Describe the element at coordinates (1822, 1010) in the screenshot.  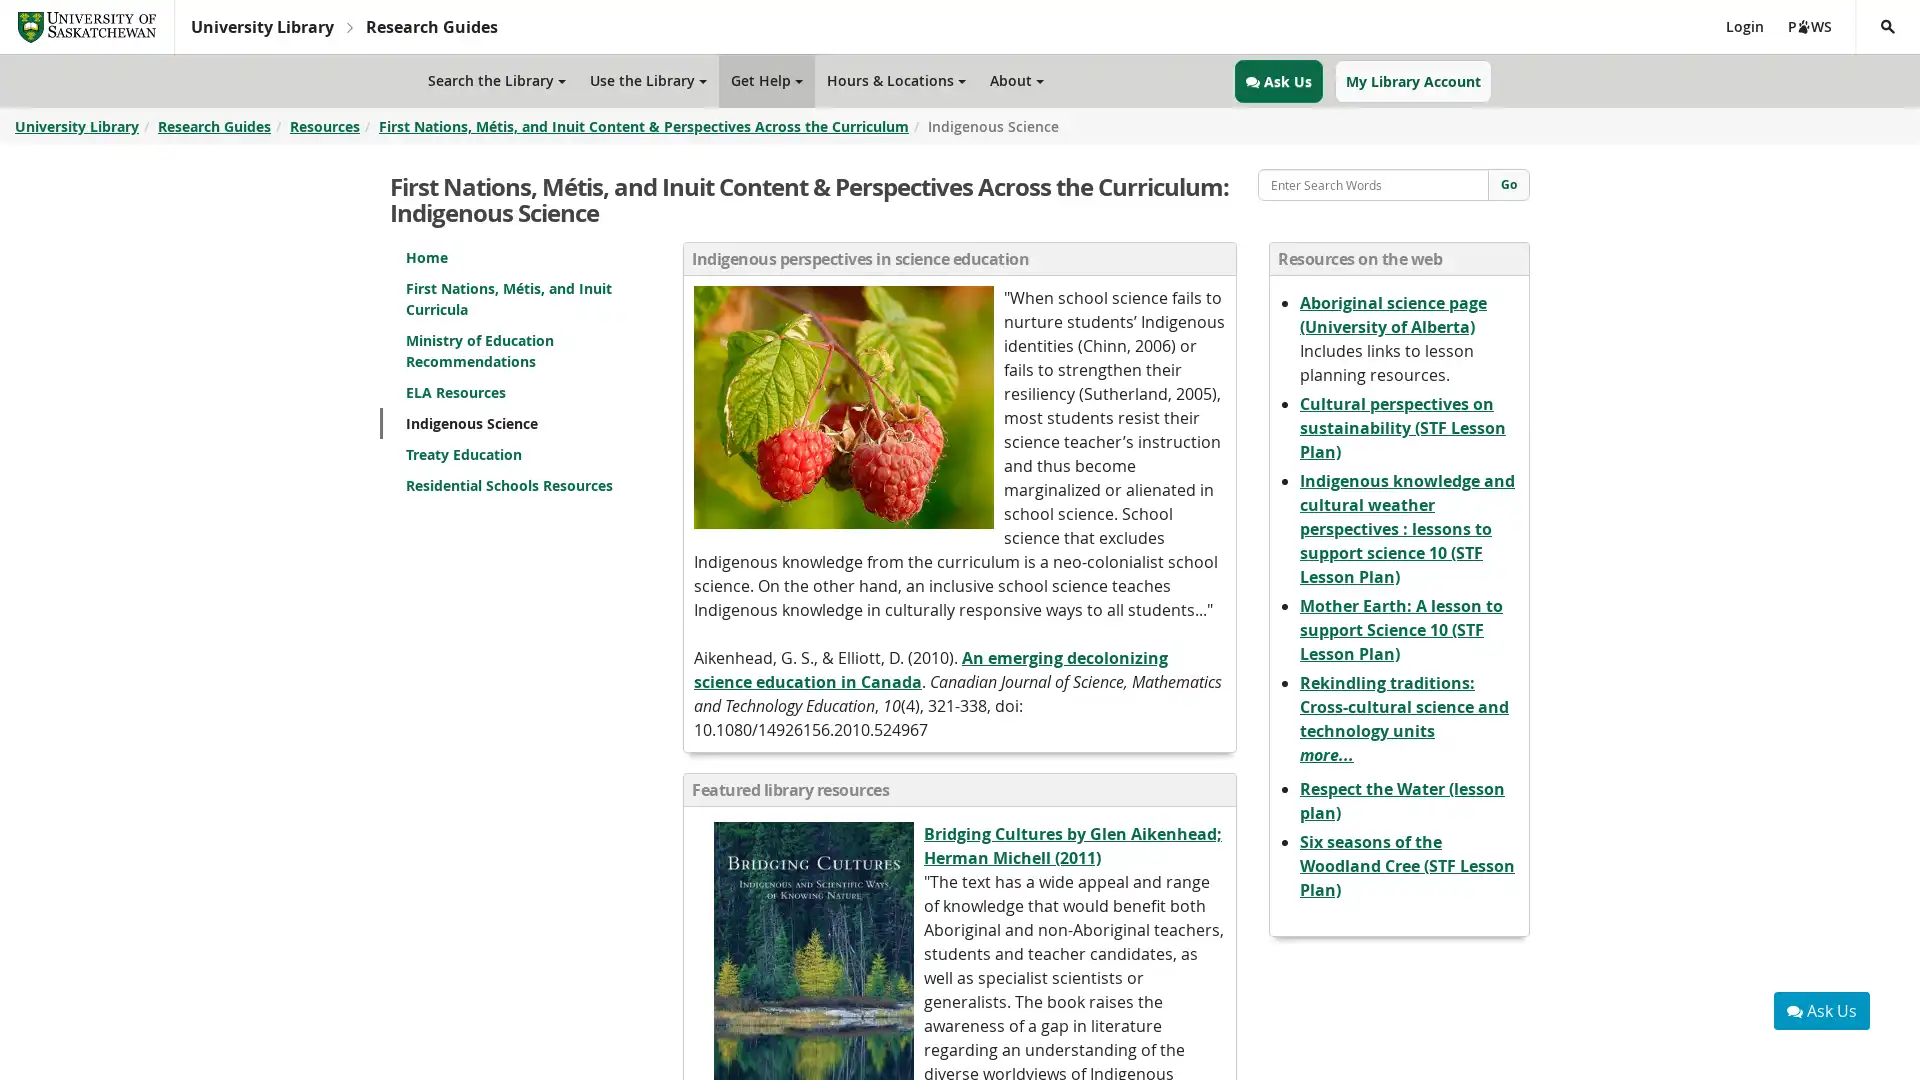
I see `Ask Us` at that location.